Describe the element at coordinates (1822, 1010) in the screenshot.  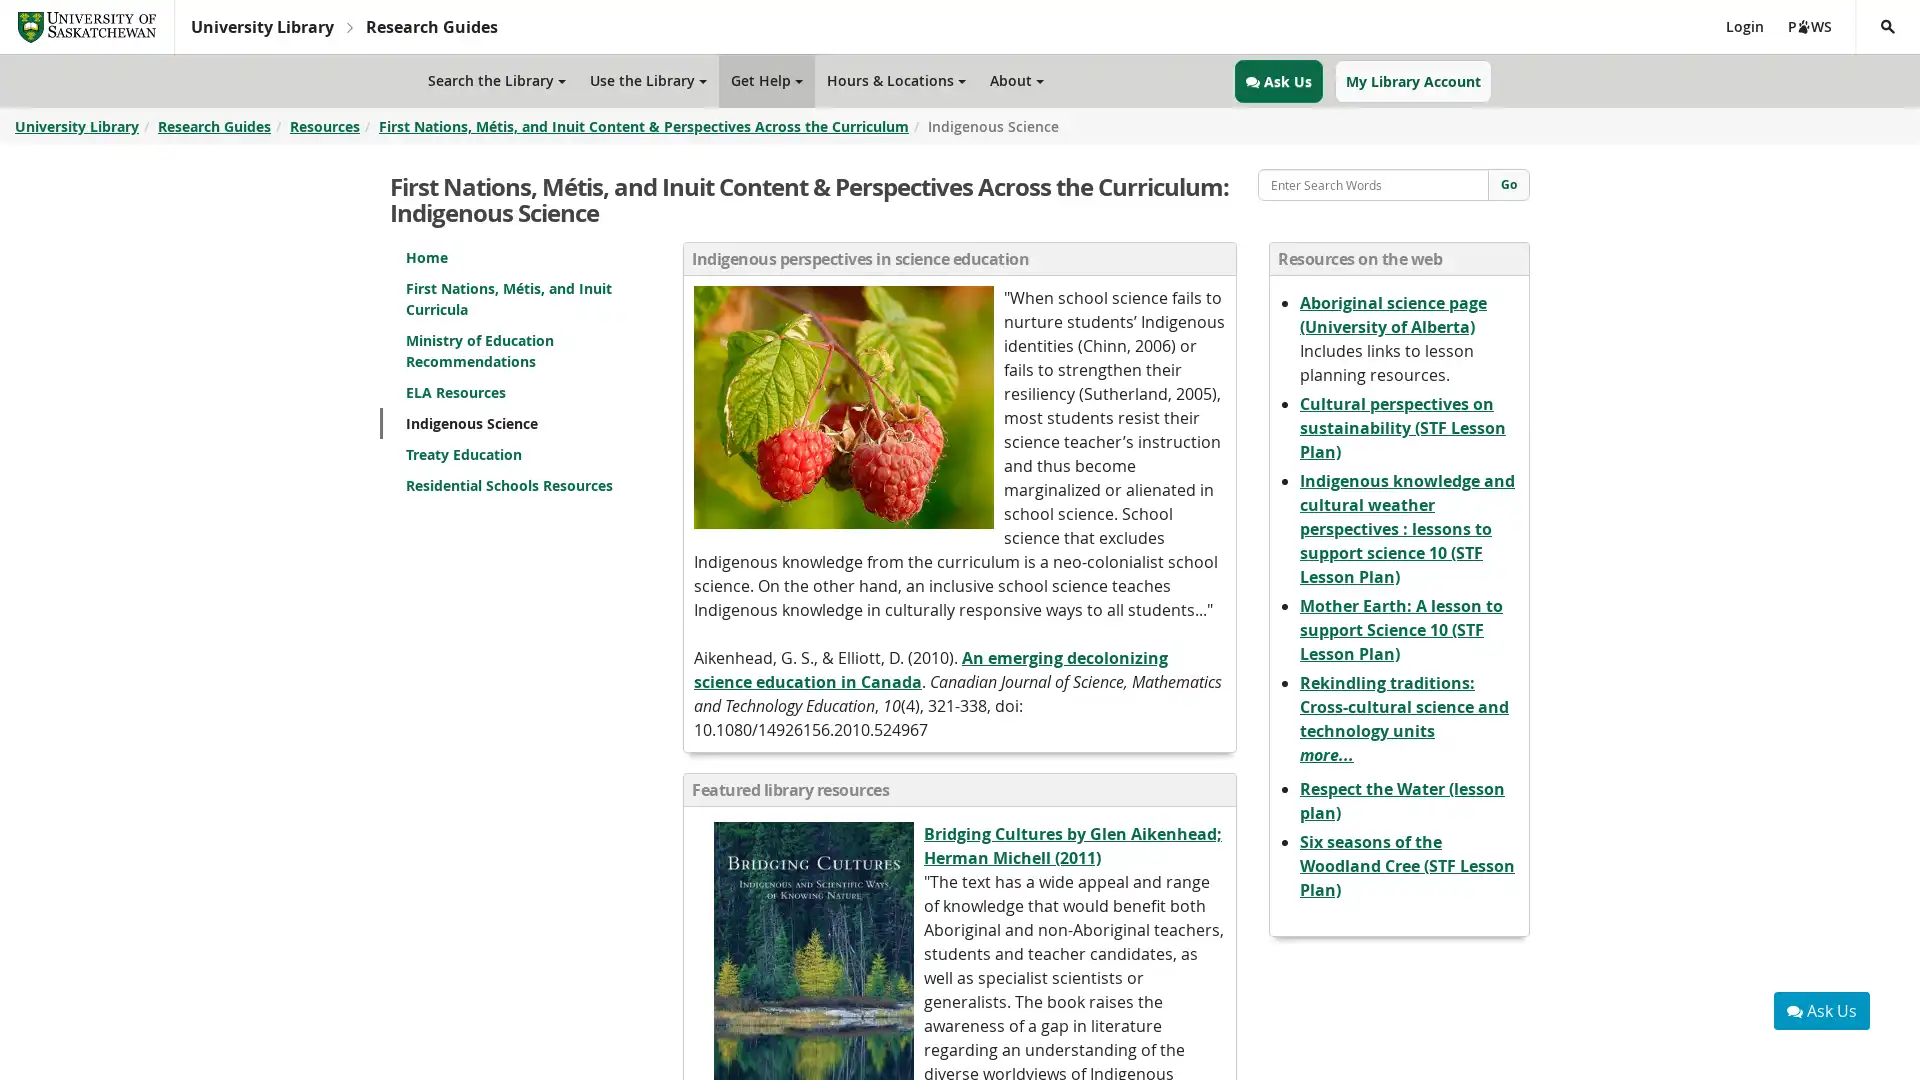
I see `Ask Us` at that location.